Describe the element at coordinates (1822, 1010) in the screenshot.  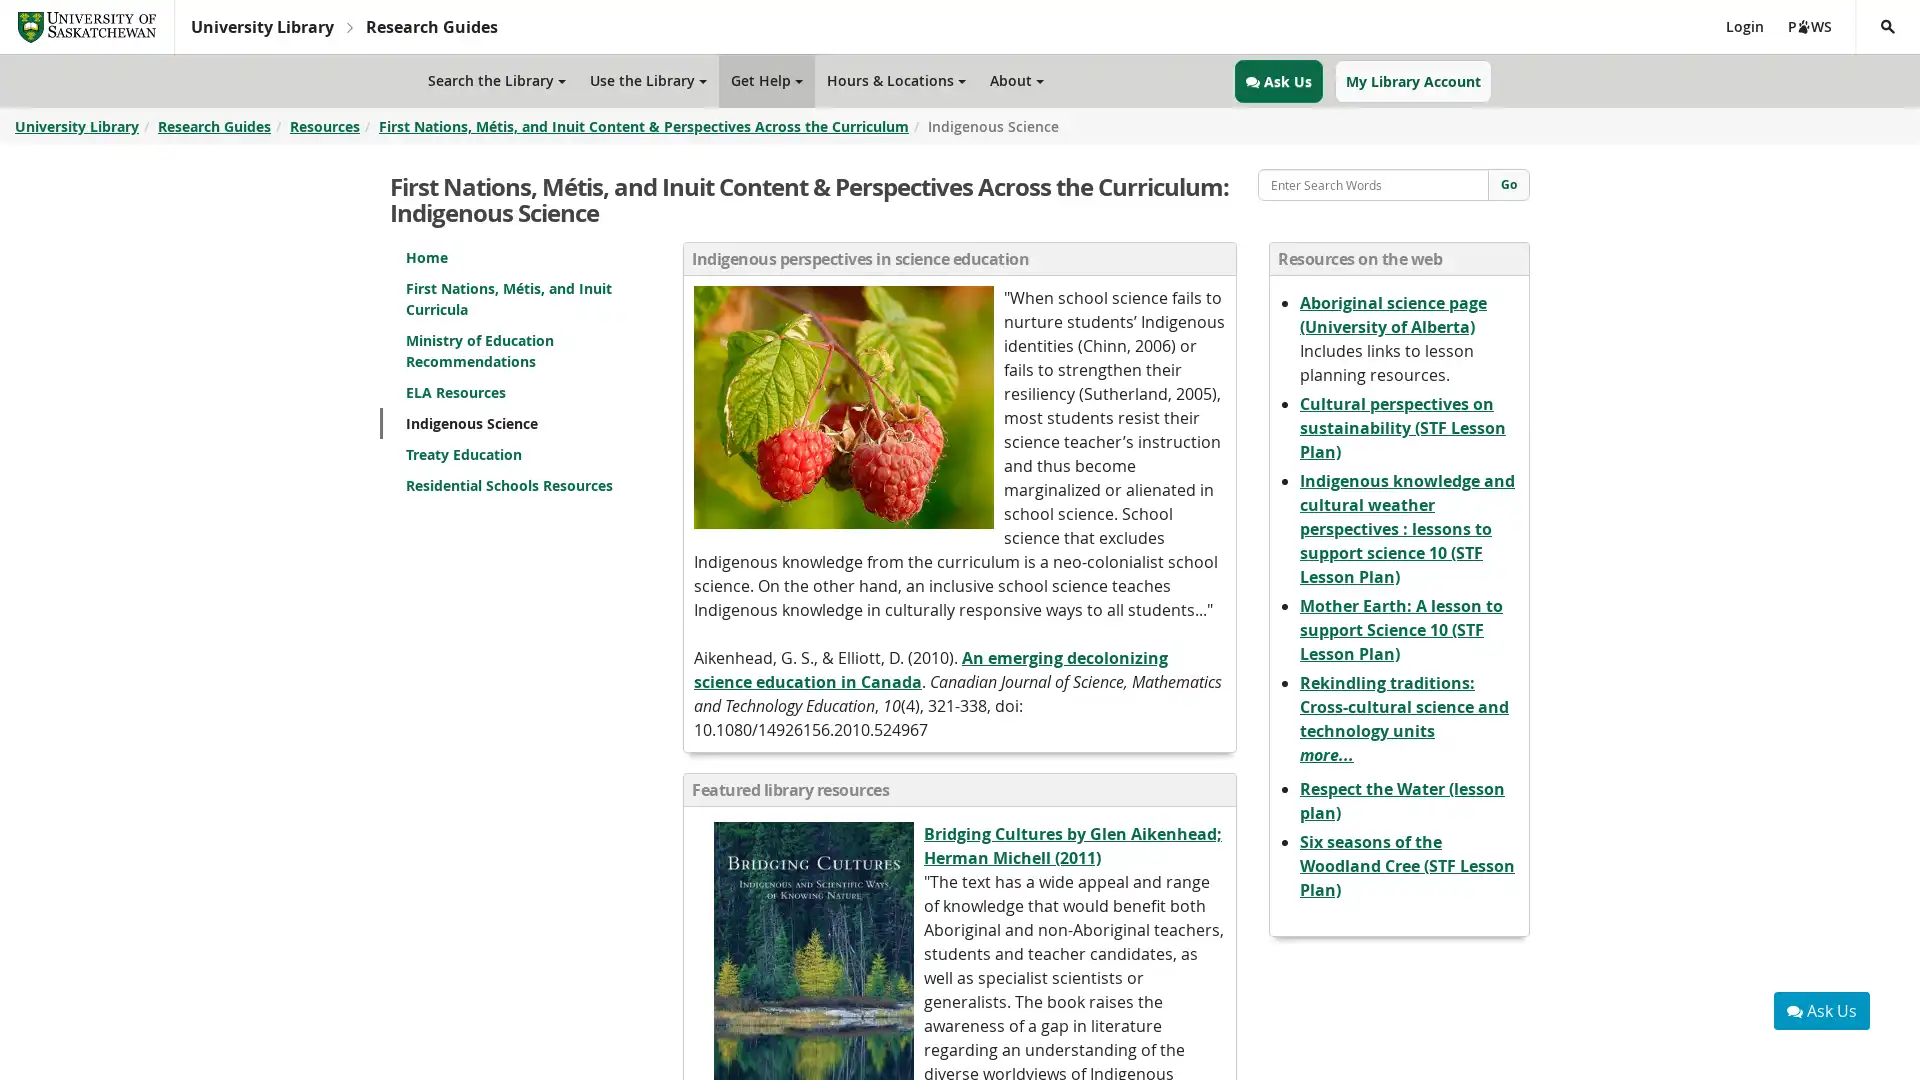
I see `Ask Us` at that location.